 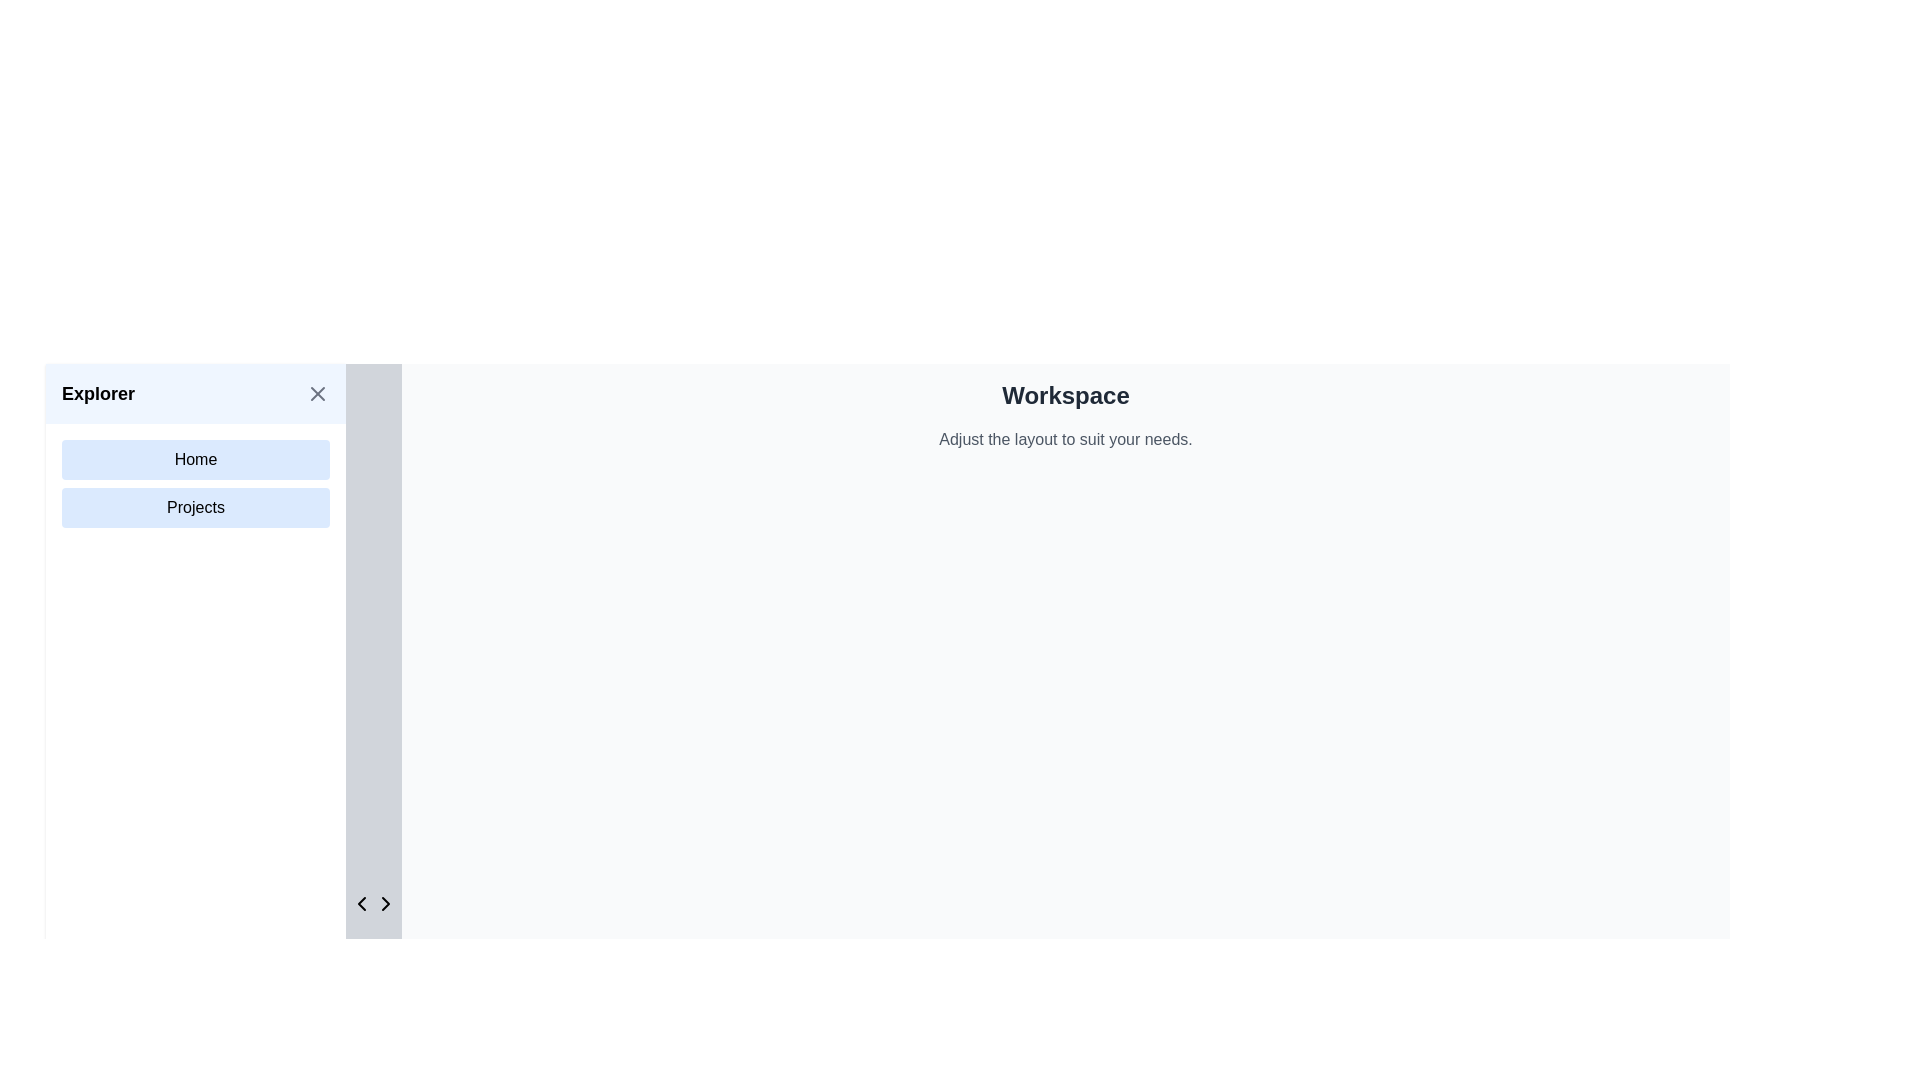 What do you see at coordinates (361, 903) in the screenshot?
I see `the left arrow icon button located in the bottom left corner of the interface` at bounding box center [361, 903].